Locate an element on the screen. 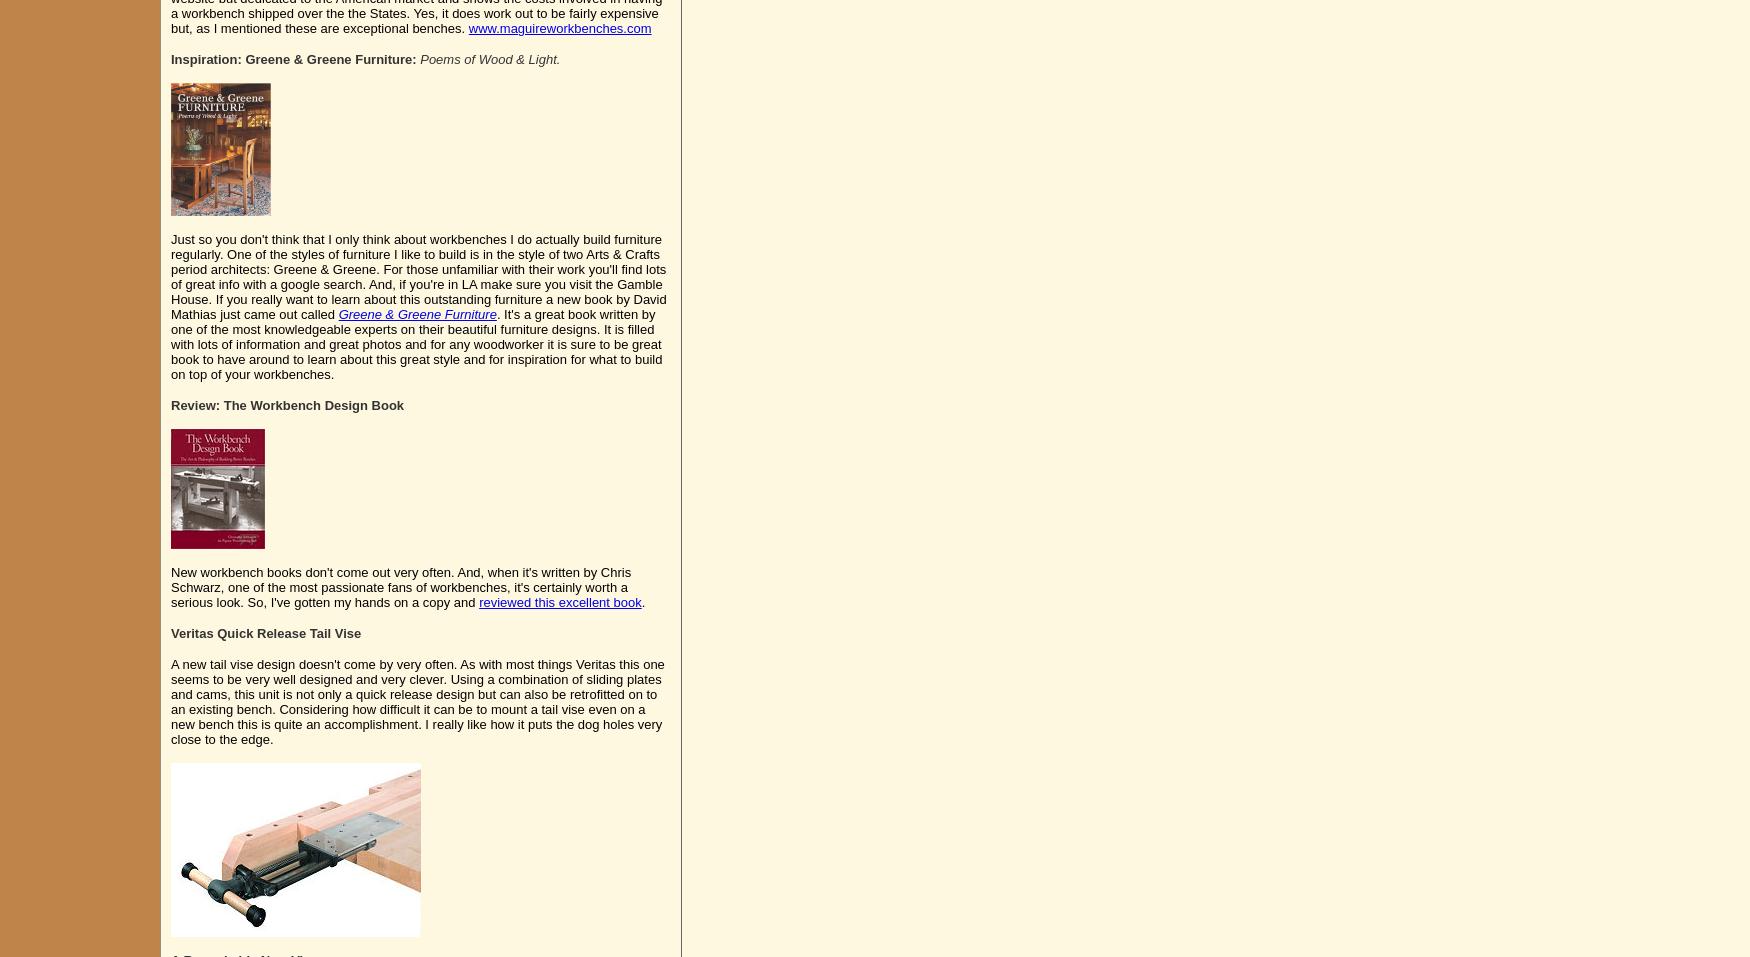  '. It's a great book written by one of the most knowledgeable experts on their beautiful furniture designs. It is filled with lots of information and great photos and for any woodworker it is sure to be great book to have around to learn about this great style and for inspiration for what to build on top of your workbenches.' is located at coordinates (415, 344).